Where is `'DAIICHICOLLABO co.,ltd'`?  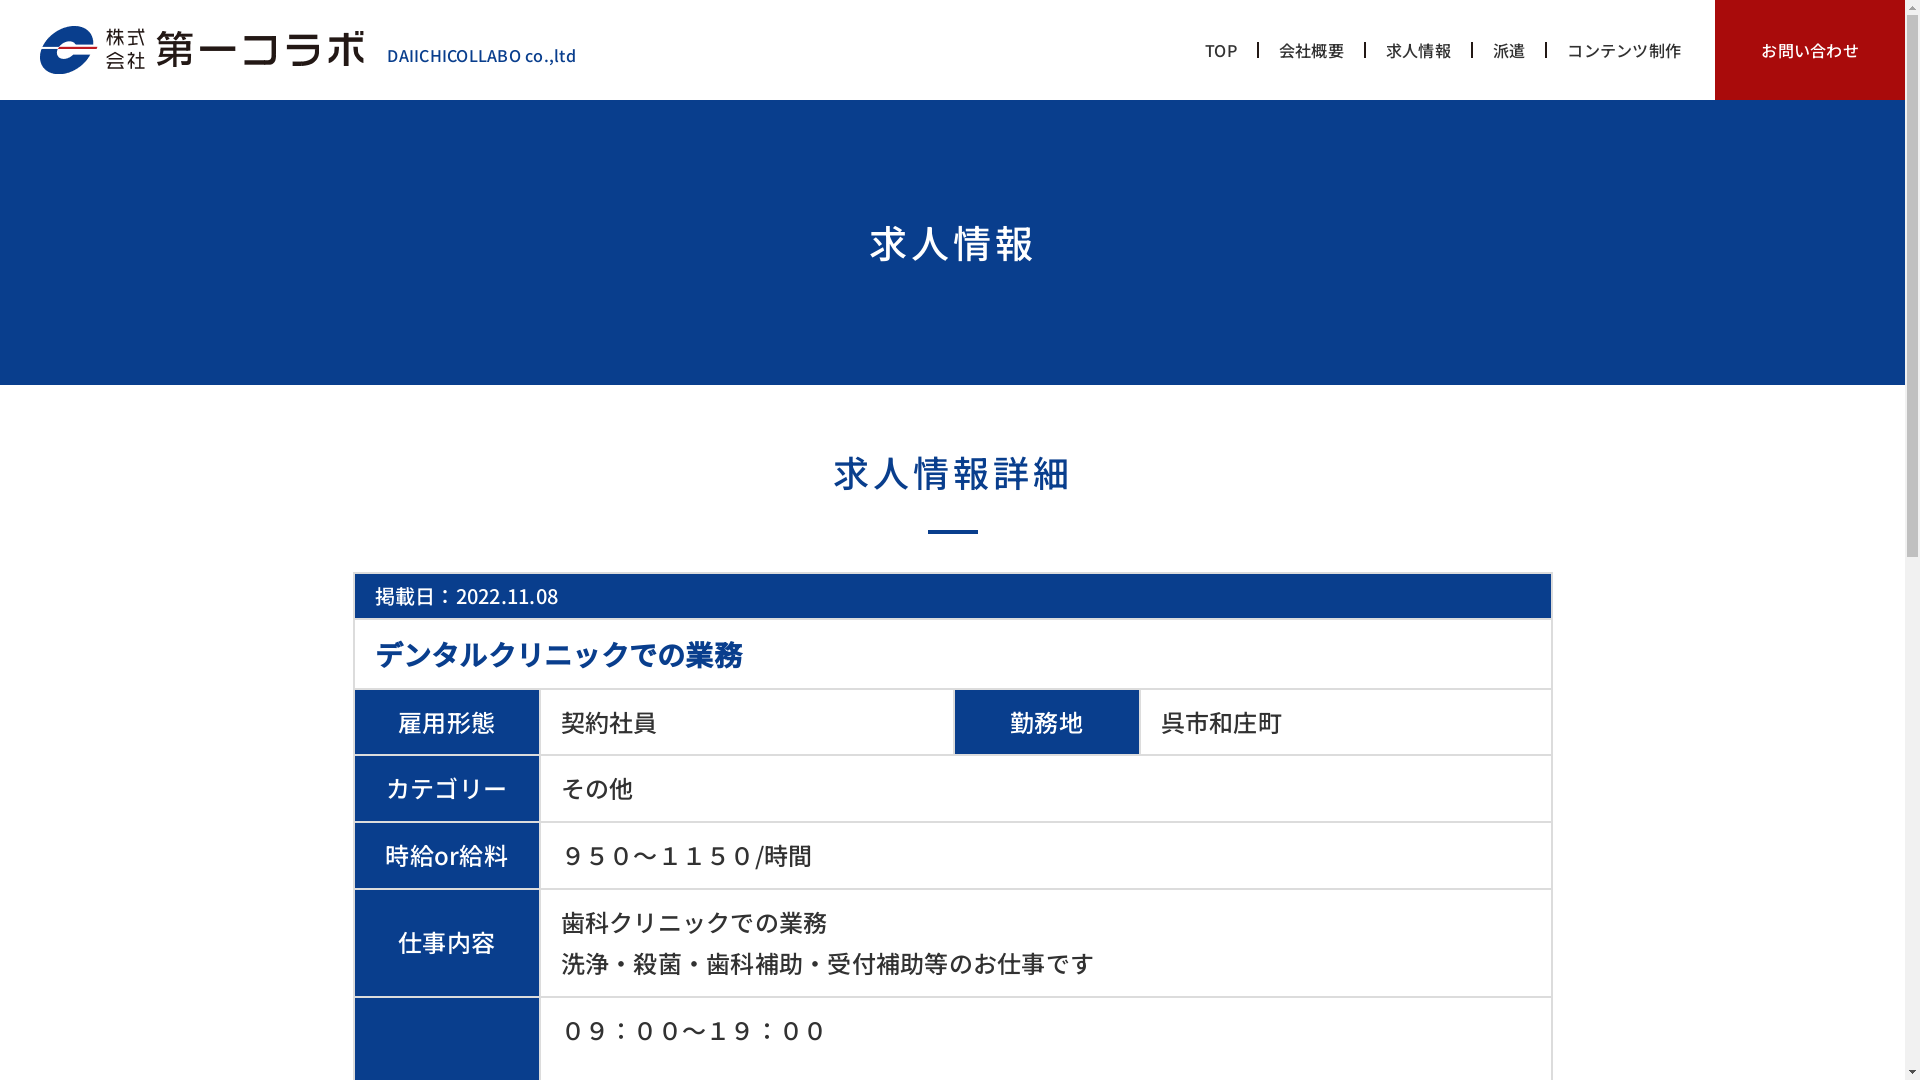
'DAIICHICOLLABO co.,ltd' is located at coordinates (306, 55).